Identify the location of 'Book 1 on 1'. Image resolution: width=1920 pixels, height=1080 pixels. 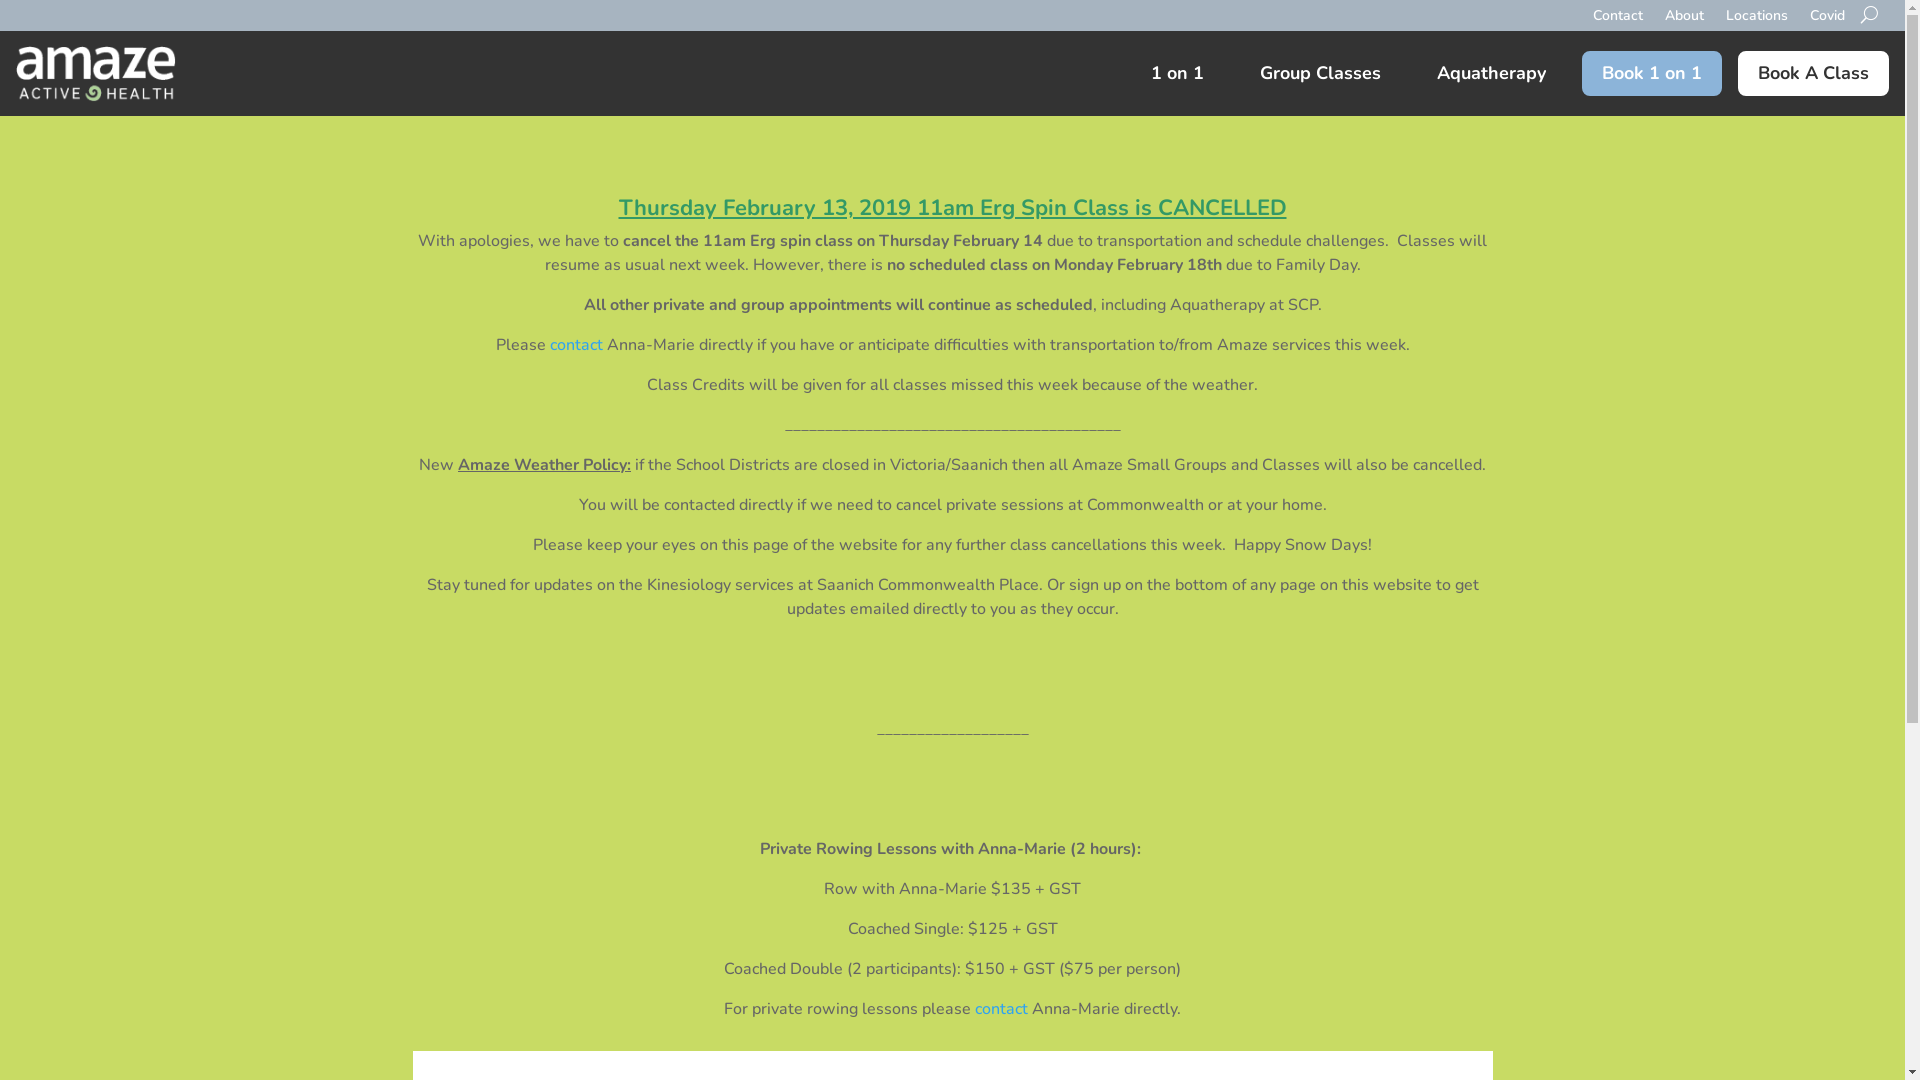
(1581, 72).